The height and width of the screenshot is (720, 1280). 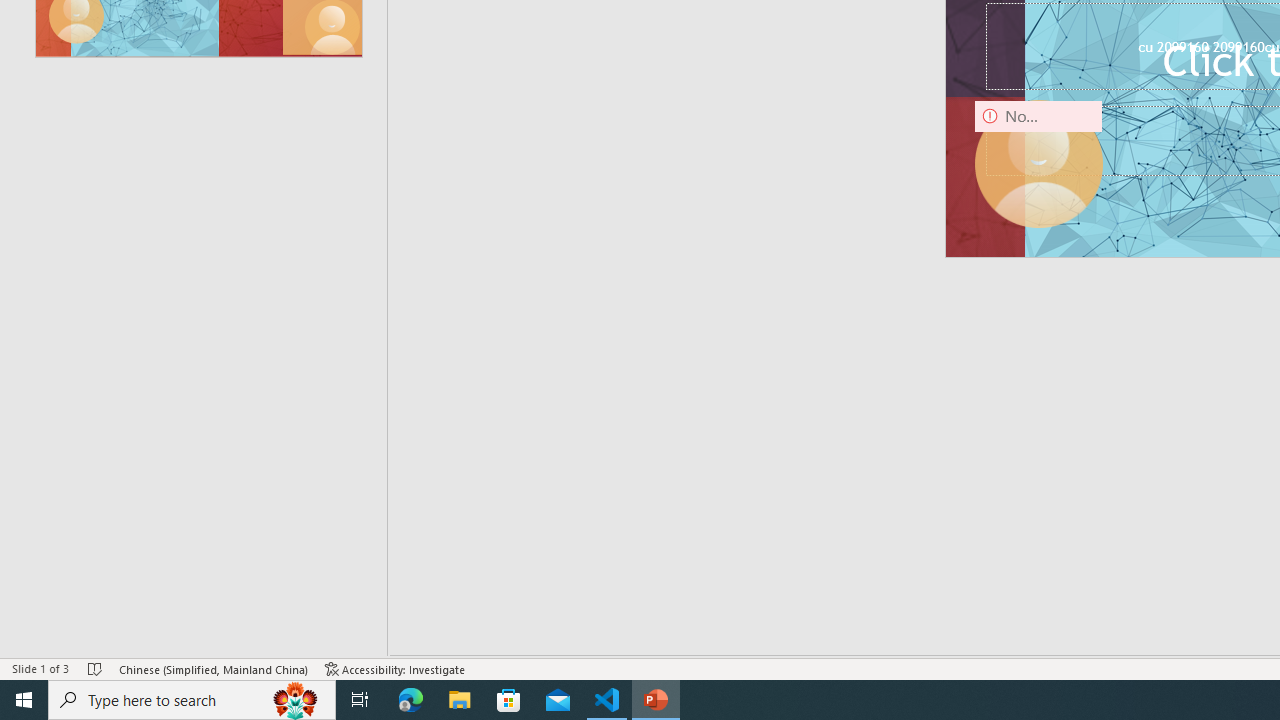 What do you see at coordinates (1038, 163) in the screenshot?
I see `'Camera 9, No camera detected.'` at bounding box center [1038, 163].